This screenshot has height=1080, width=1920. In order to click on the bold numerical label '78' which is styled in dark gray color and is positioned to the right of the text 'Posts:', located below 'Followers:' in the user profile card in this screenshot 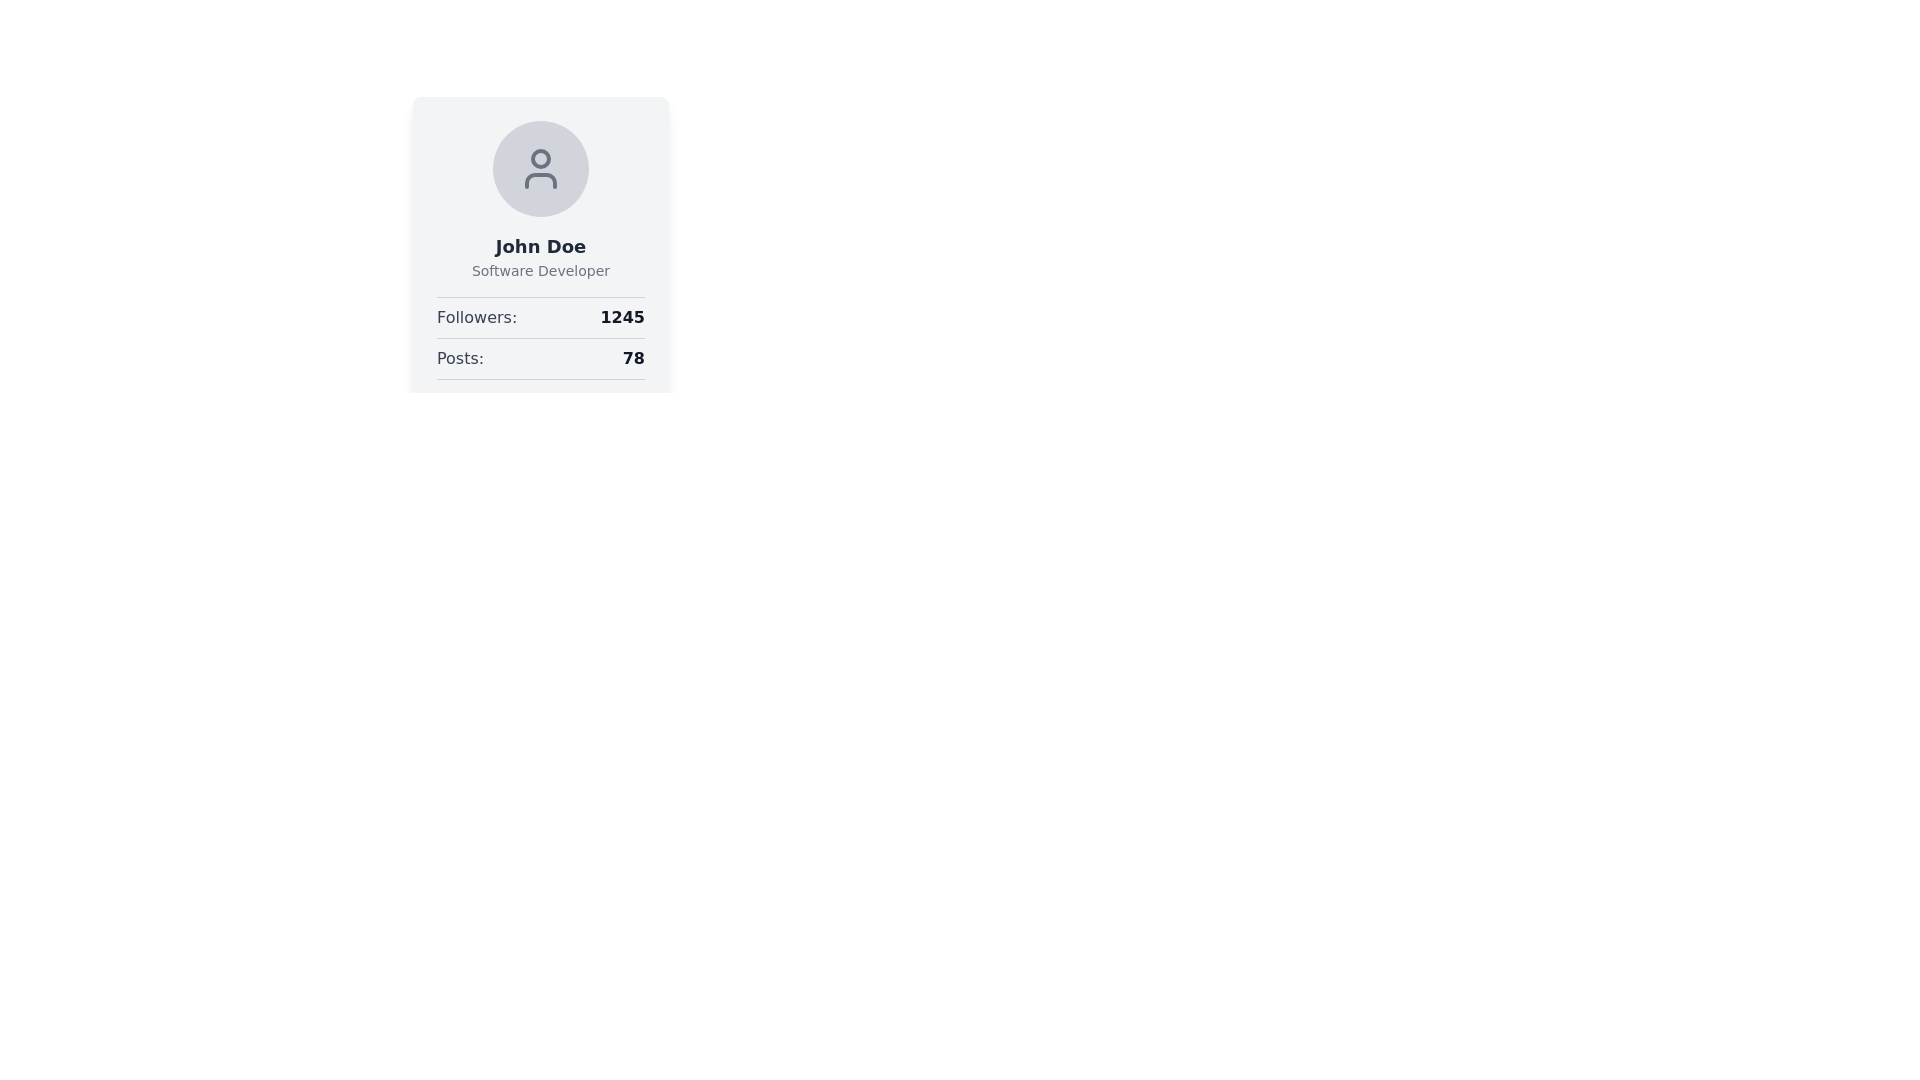, I will do `click(632, 357)`.